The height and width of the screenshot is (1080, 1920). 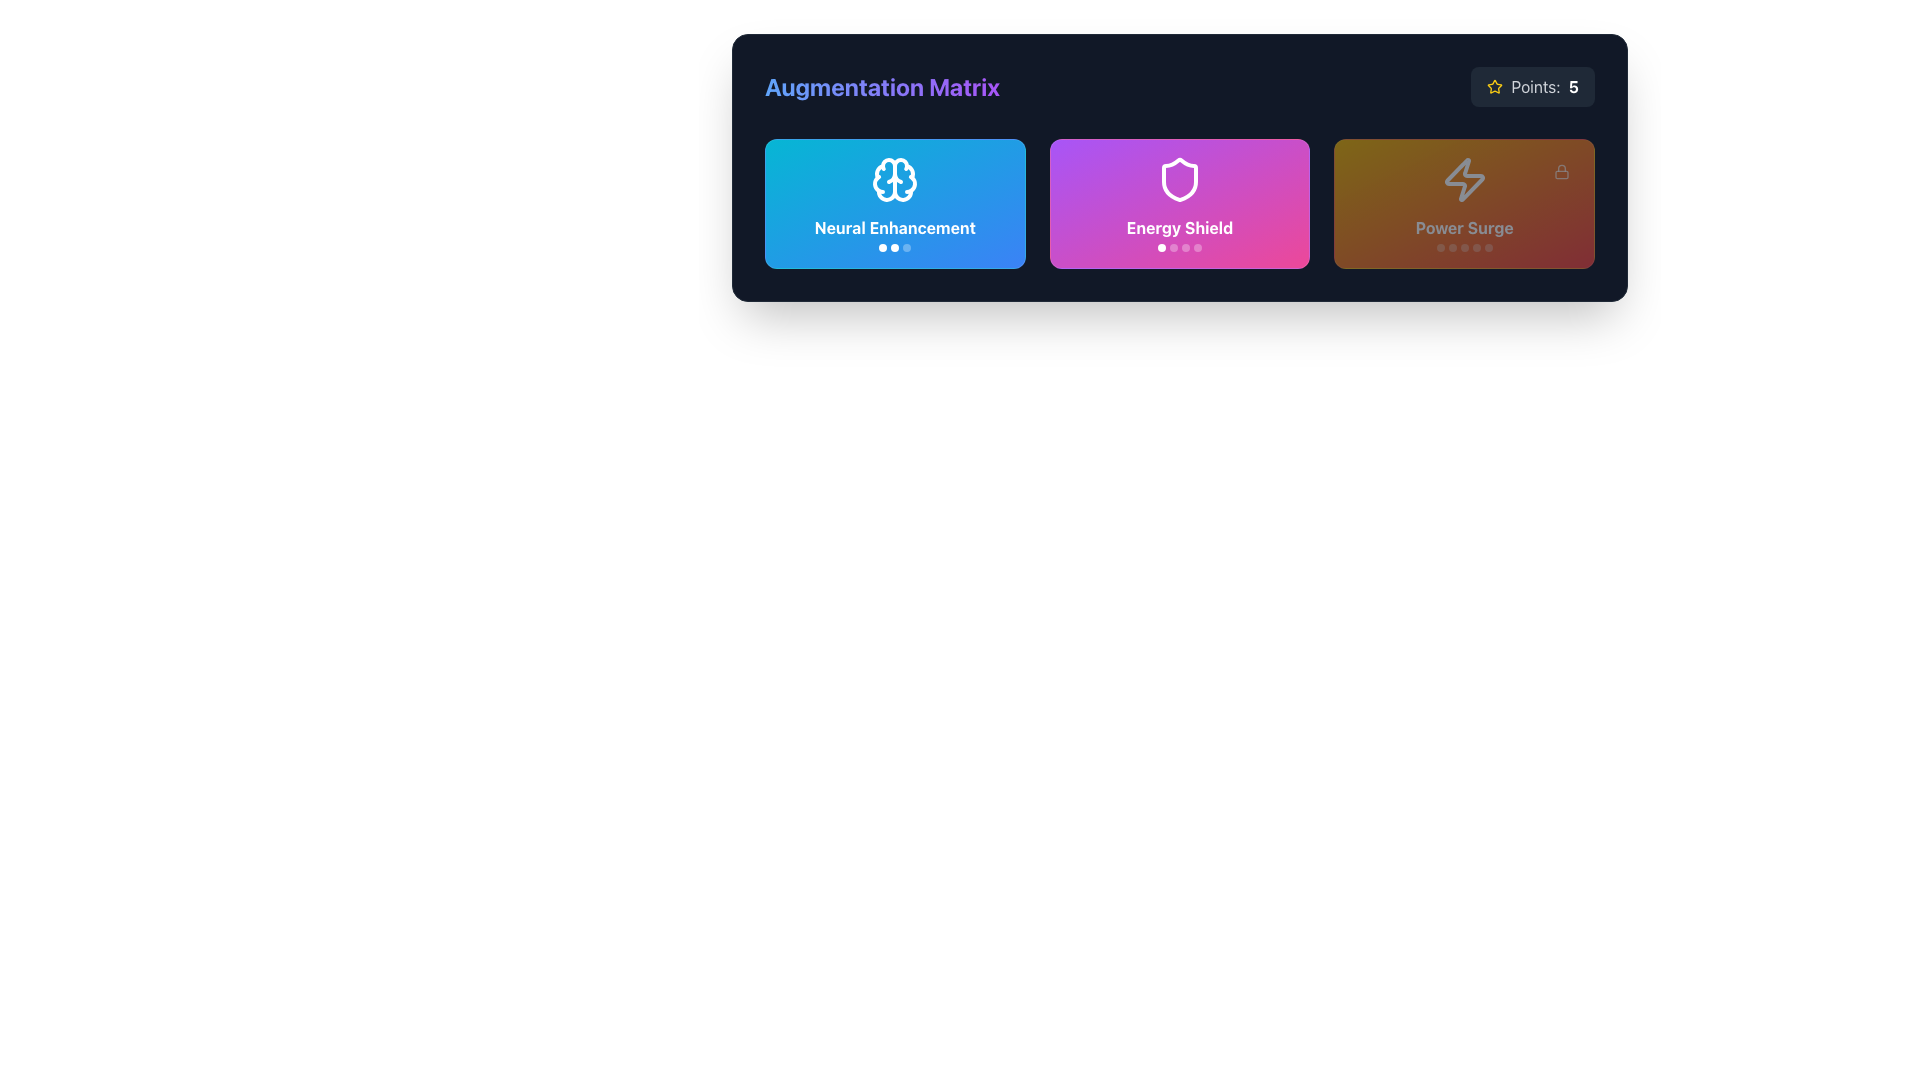 I want to click on the brain icon located in the blue card labeled 'Neural Enhancement', which is centered towards the top-middle of the interface, so click(x=884, y=180).